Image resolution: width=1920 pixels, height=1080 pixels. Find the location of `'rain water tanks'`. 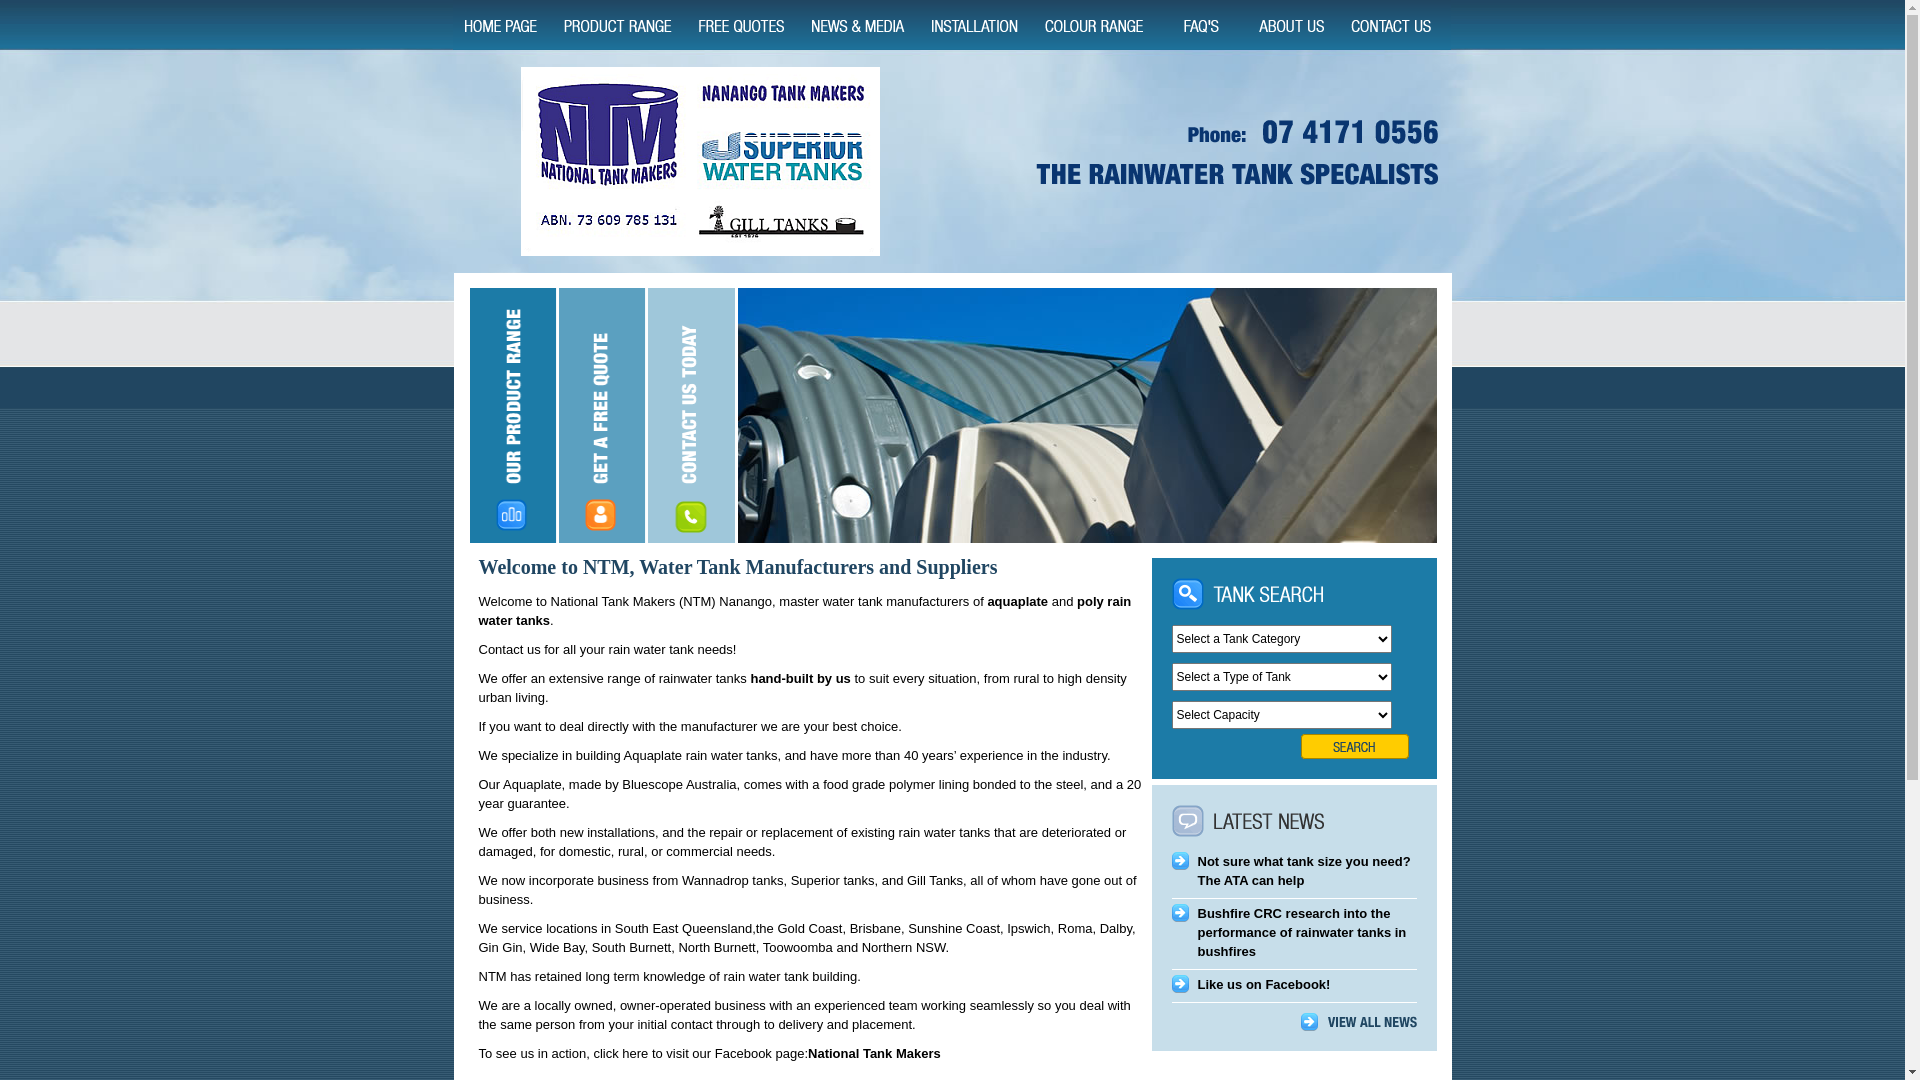

'rain water tanks' is located at coordinates (804, 609).